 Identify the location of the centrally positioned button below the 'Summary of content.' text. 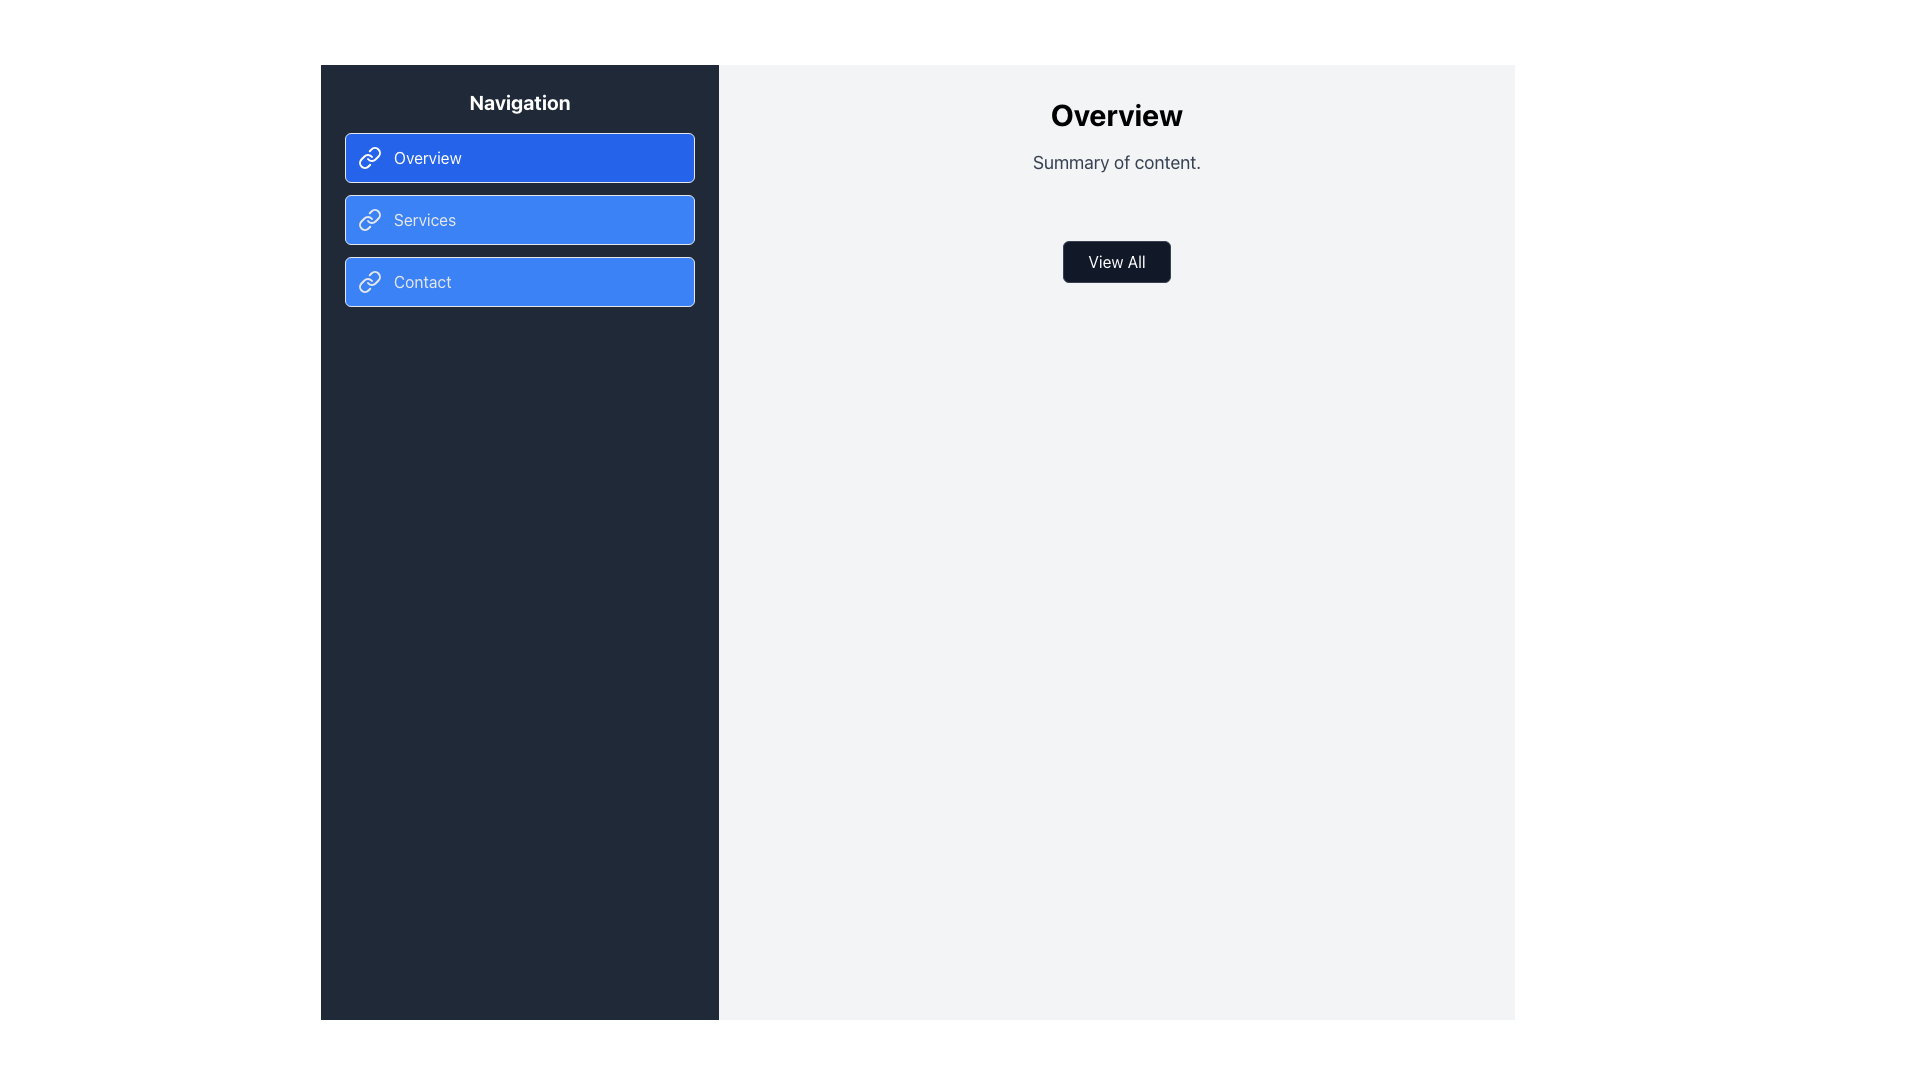
(1116, 261).